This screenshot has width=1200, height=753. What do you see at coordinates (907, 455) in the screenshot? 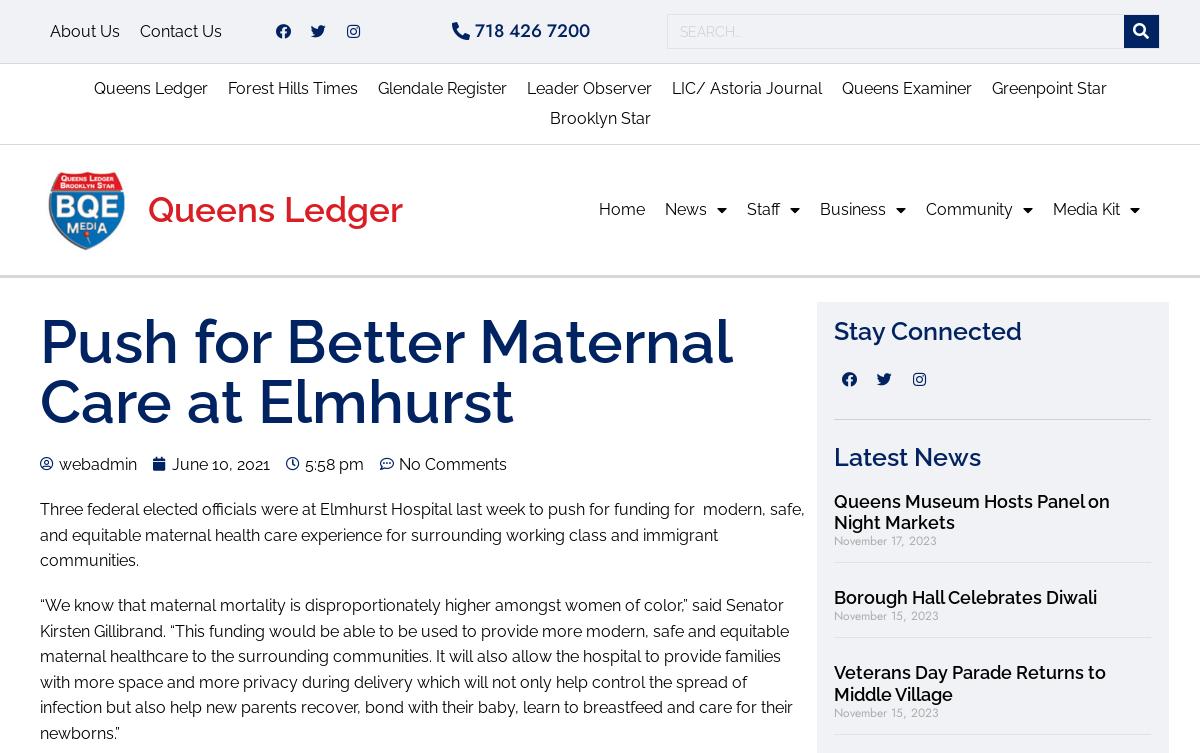
I see `'Latest News'` at bounding box center [907, 455].